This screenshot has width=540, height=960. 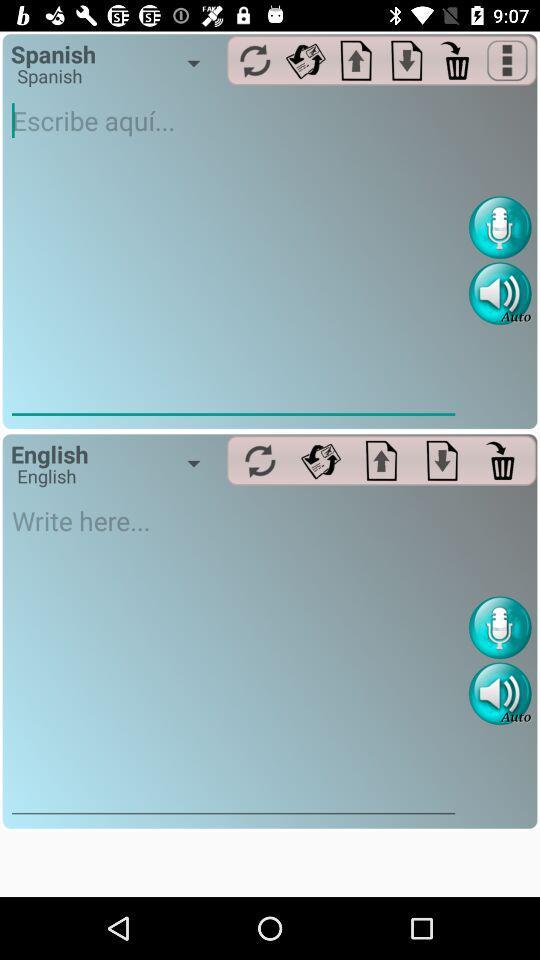 I want to click on the more icon, so click(x=507, y=59).